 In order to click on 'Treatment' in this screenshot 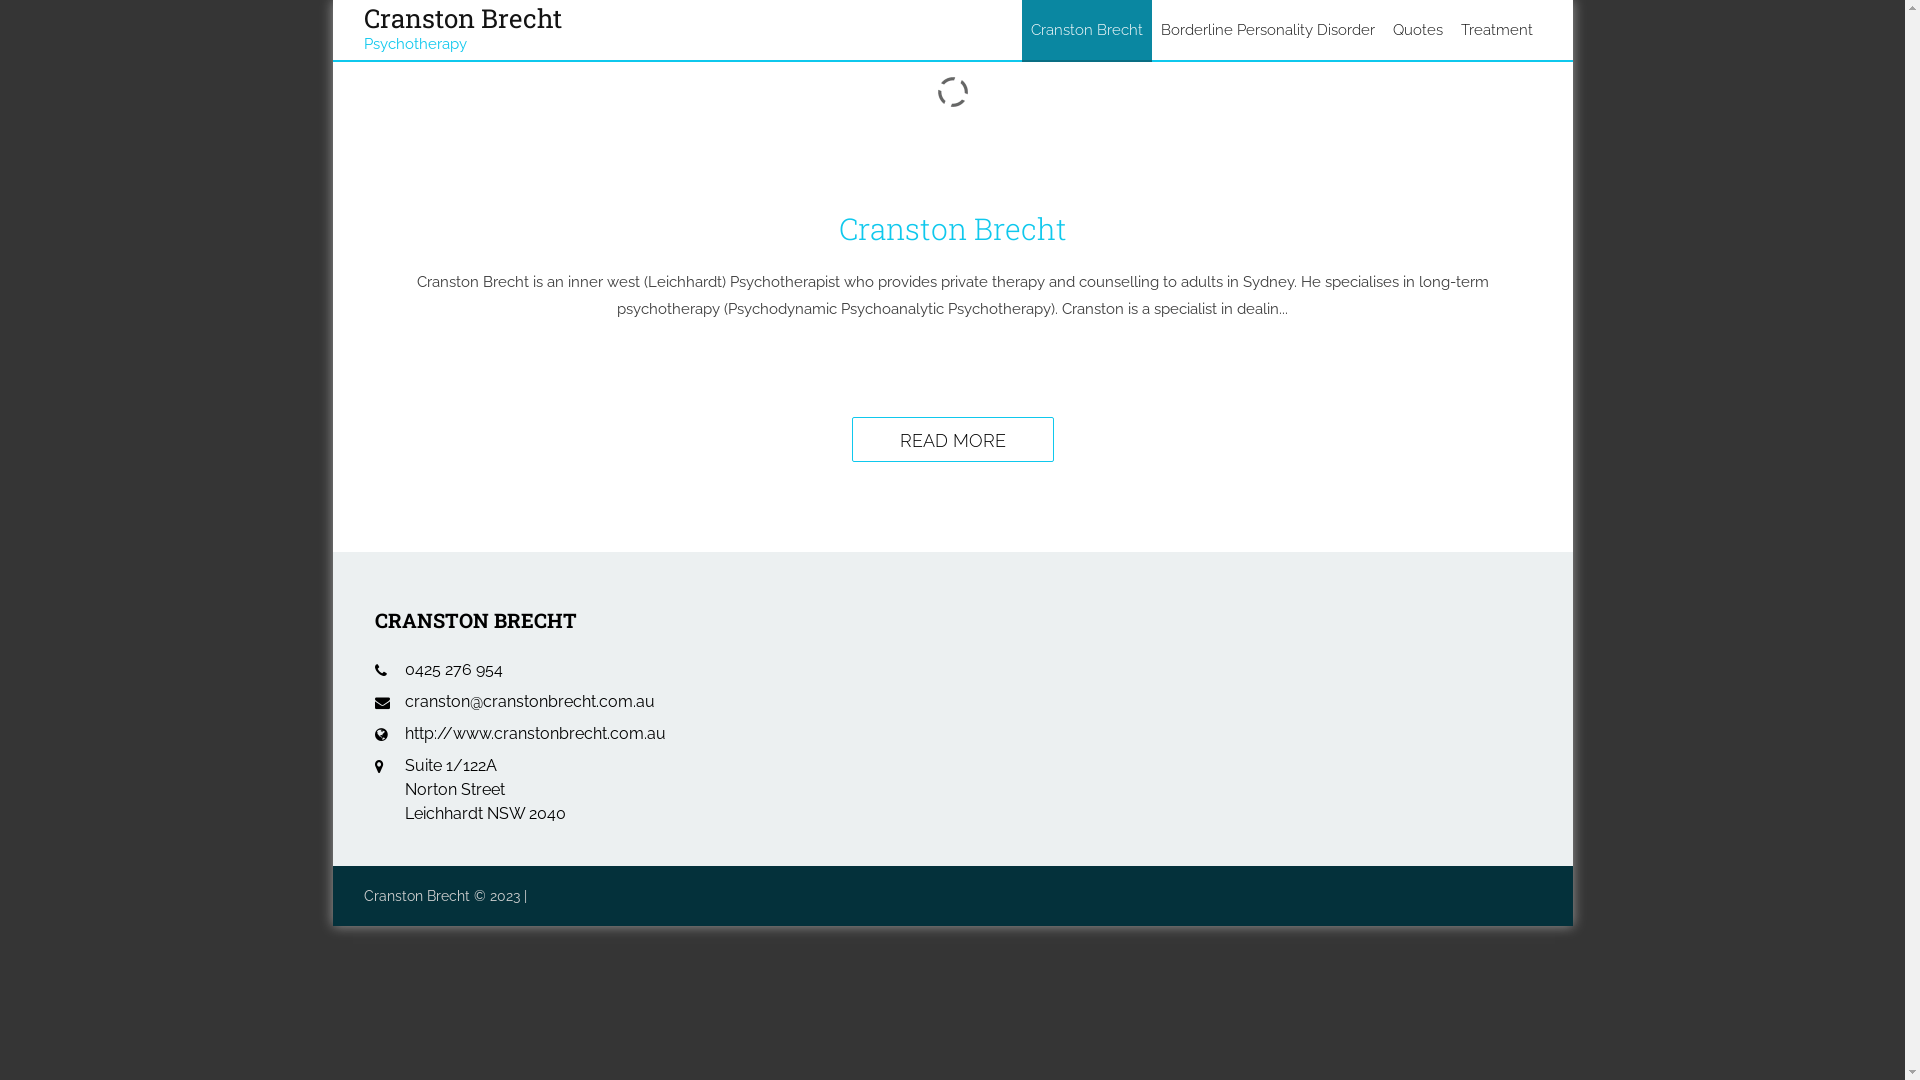, I will do `click(1497, 30)`.